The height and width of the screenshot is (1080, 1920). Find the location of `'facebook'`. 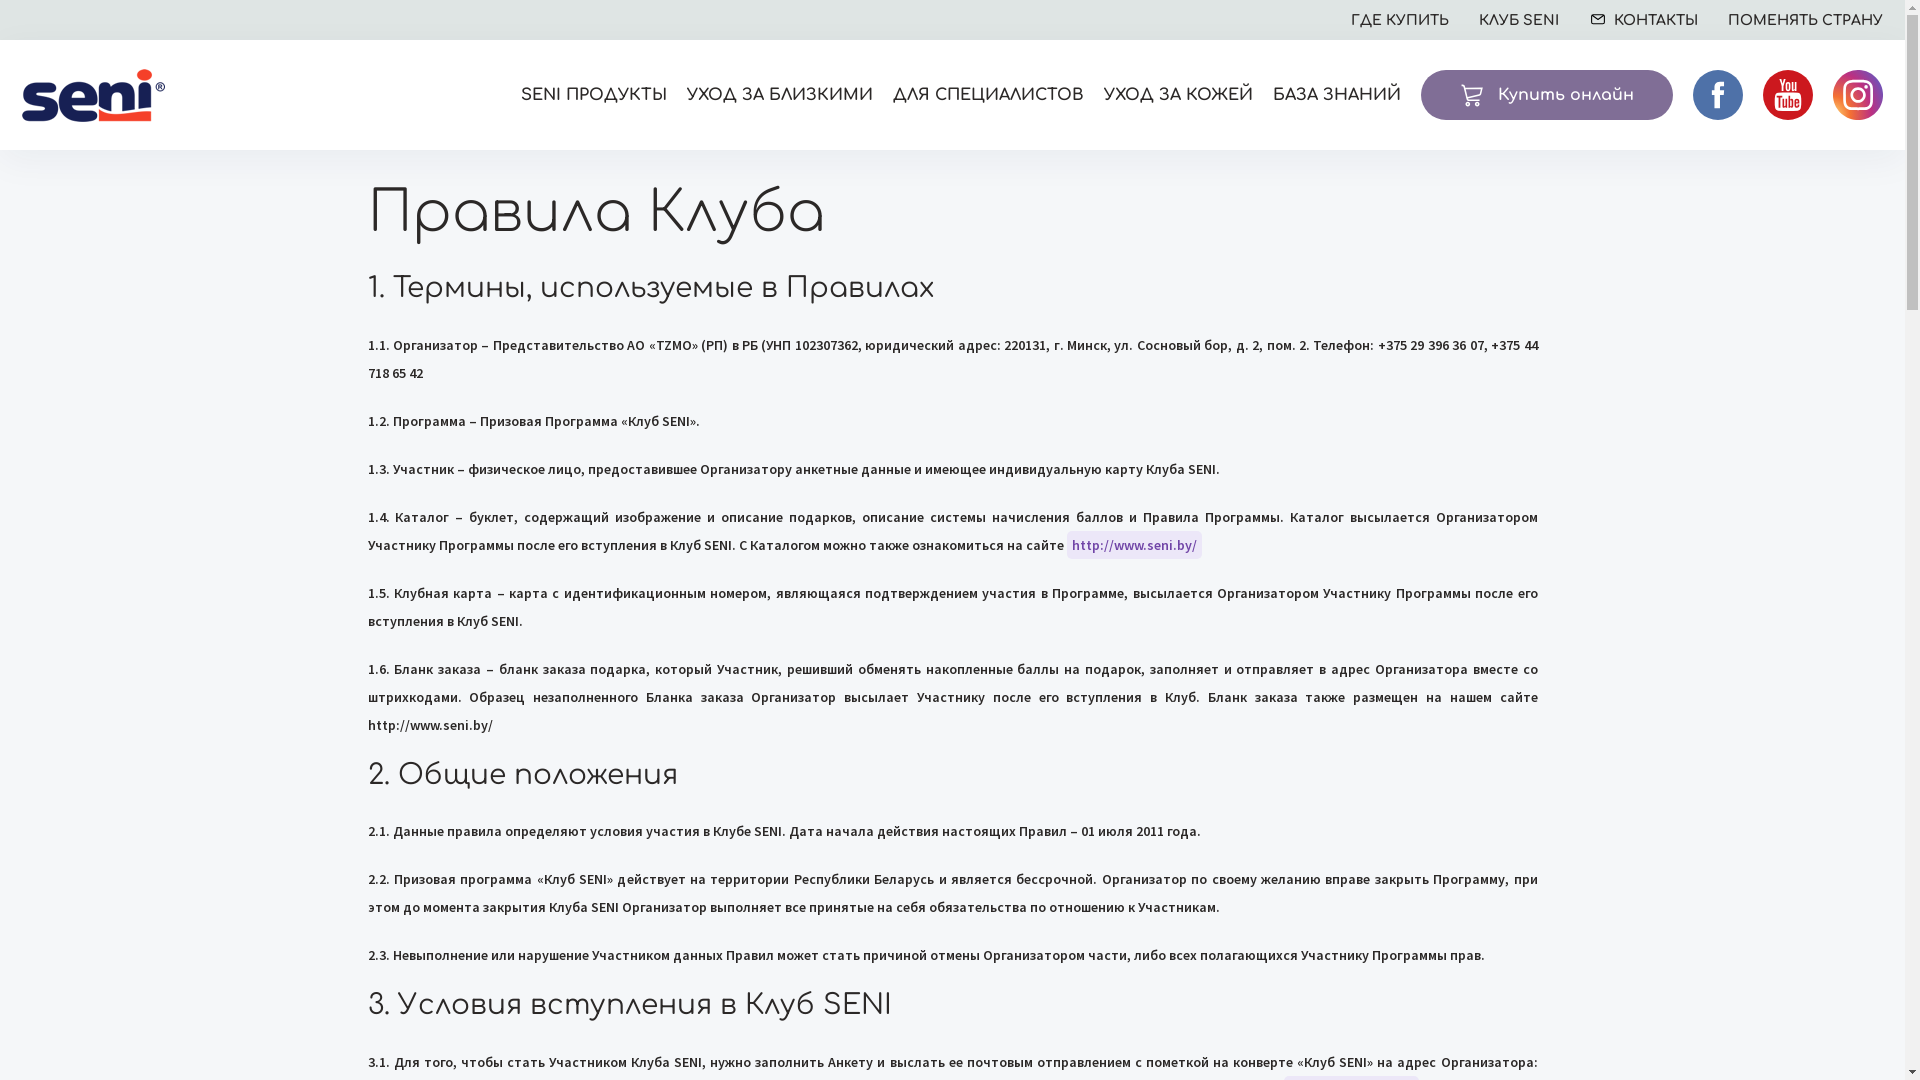

'facebook' is located at coordinates (1717, 95).